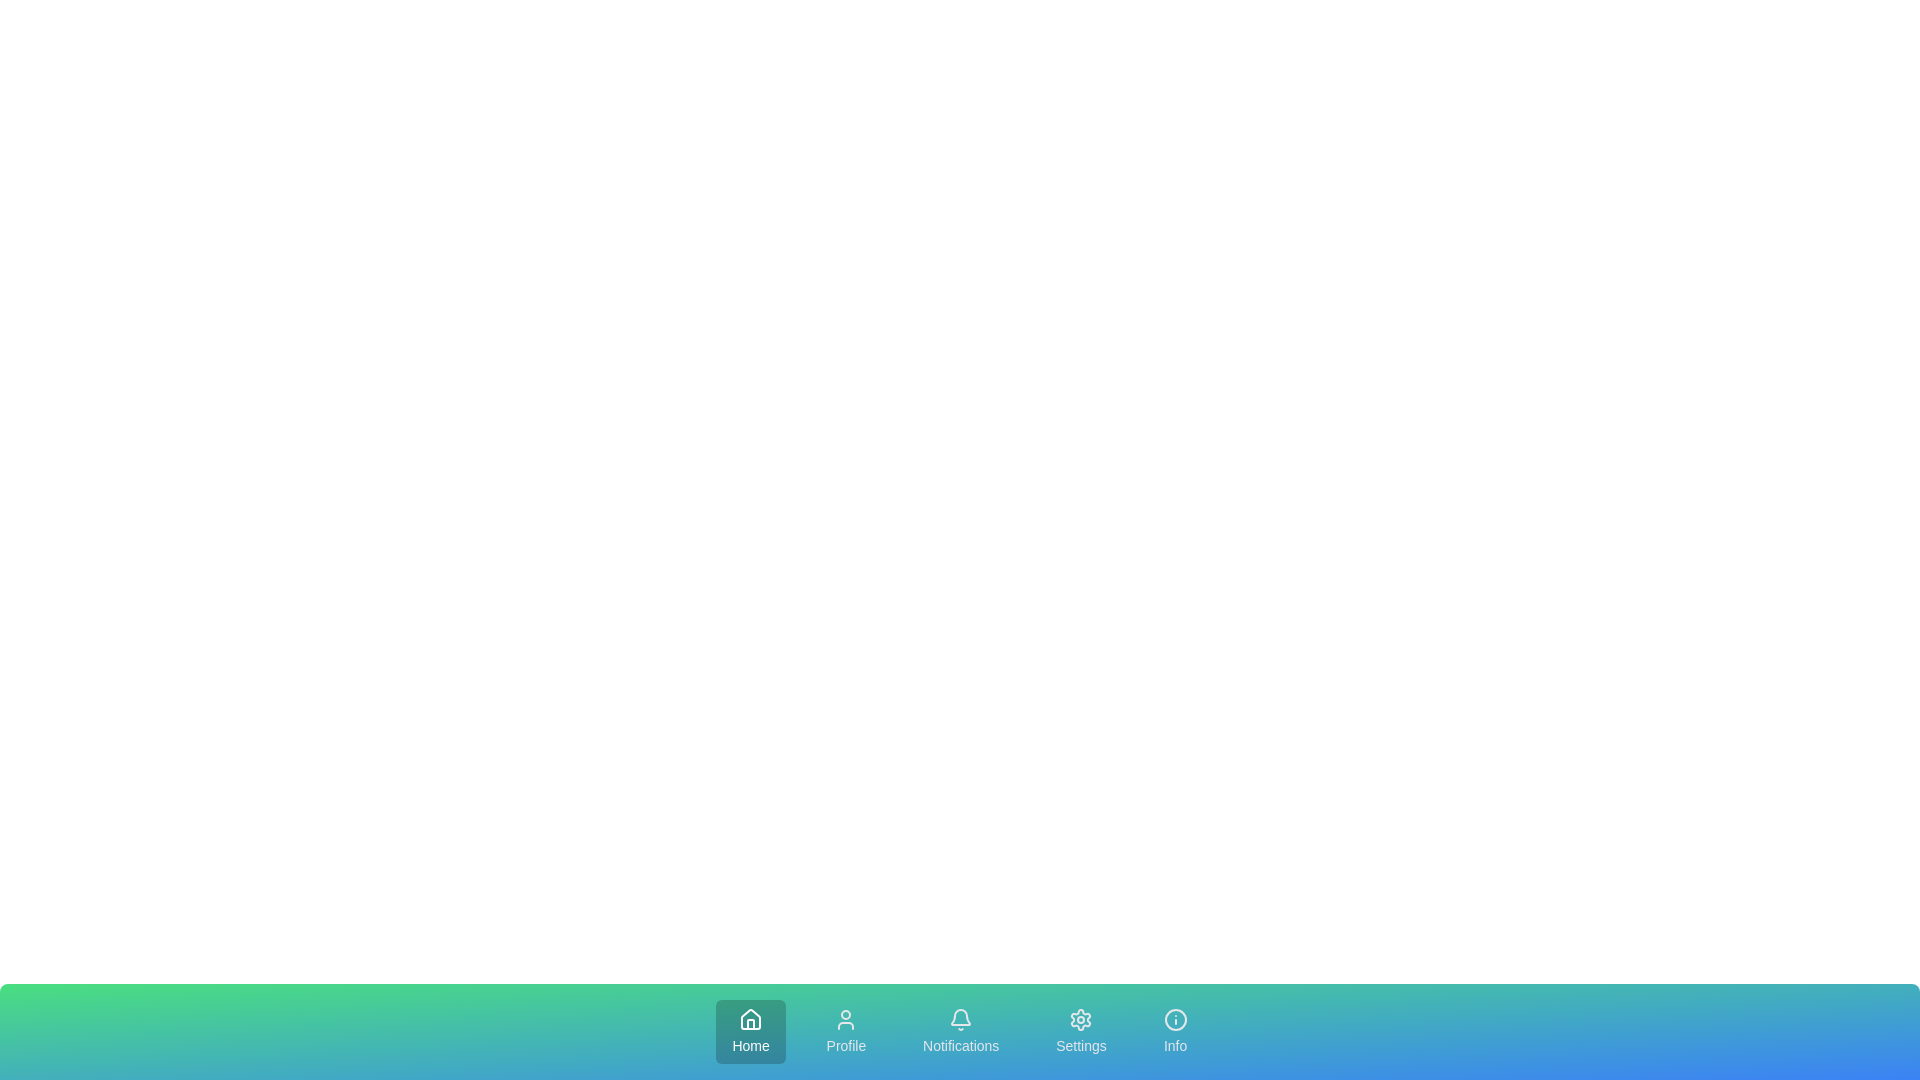 This screenshot has width=1920, height=1080. Describe the element at coordinates (1175, 1032) in the screenshot. I see `the Info tab in the bottom navigation bar` at that location.